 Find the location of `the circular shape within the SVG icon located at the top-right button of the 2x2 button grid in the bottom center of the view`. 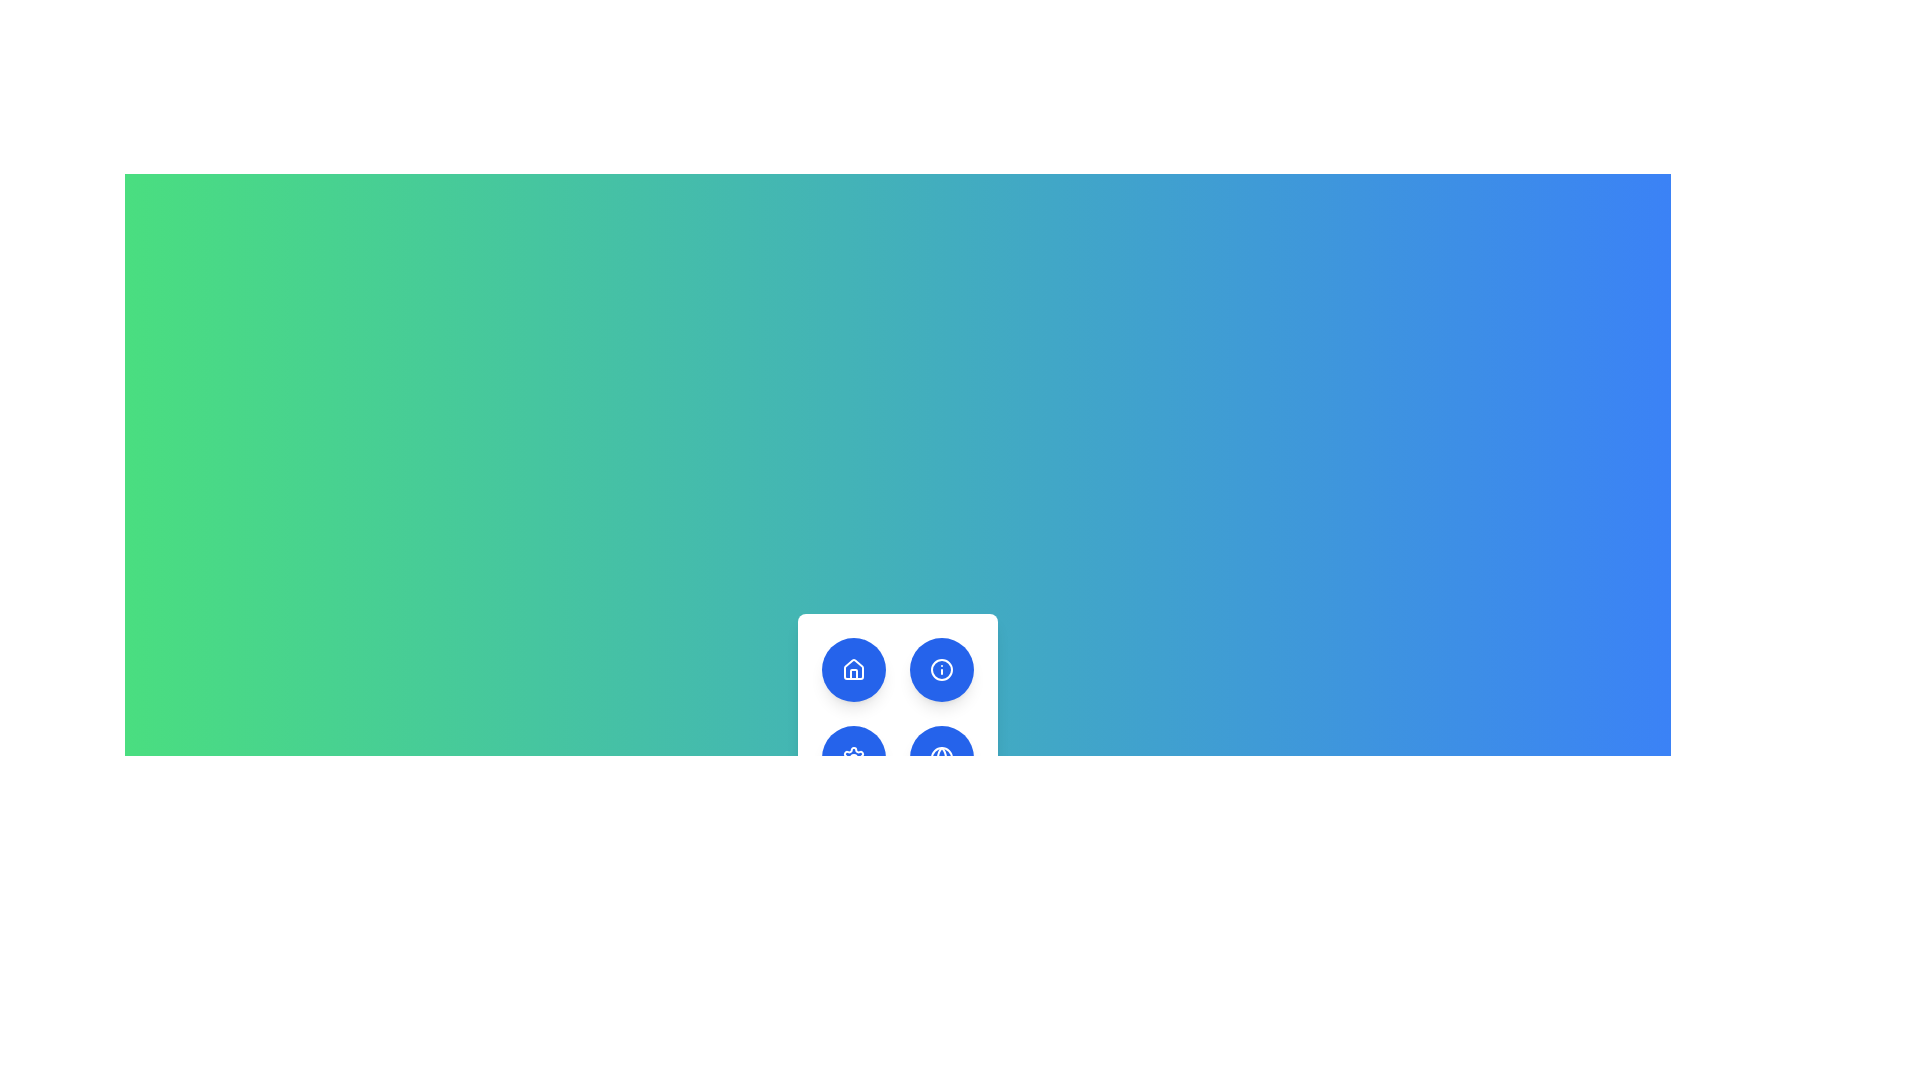

the circular shape within the SVG icon located at the top-right button of the 2x2 button grid in the bottom center of the view is located at coordinates (940, 670).